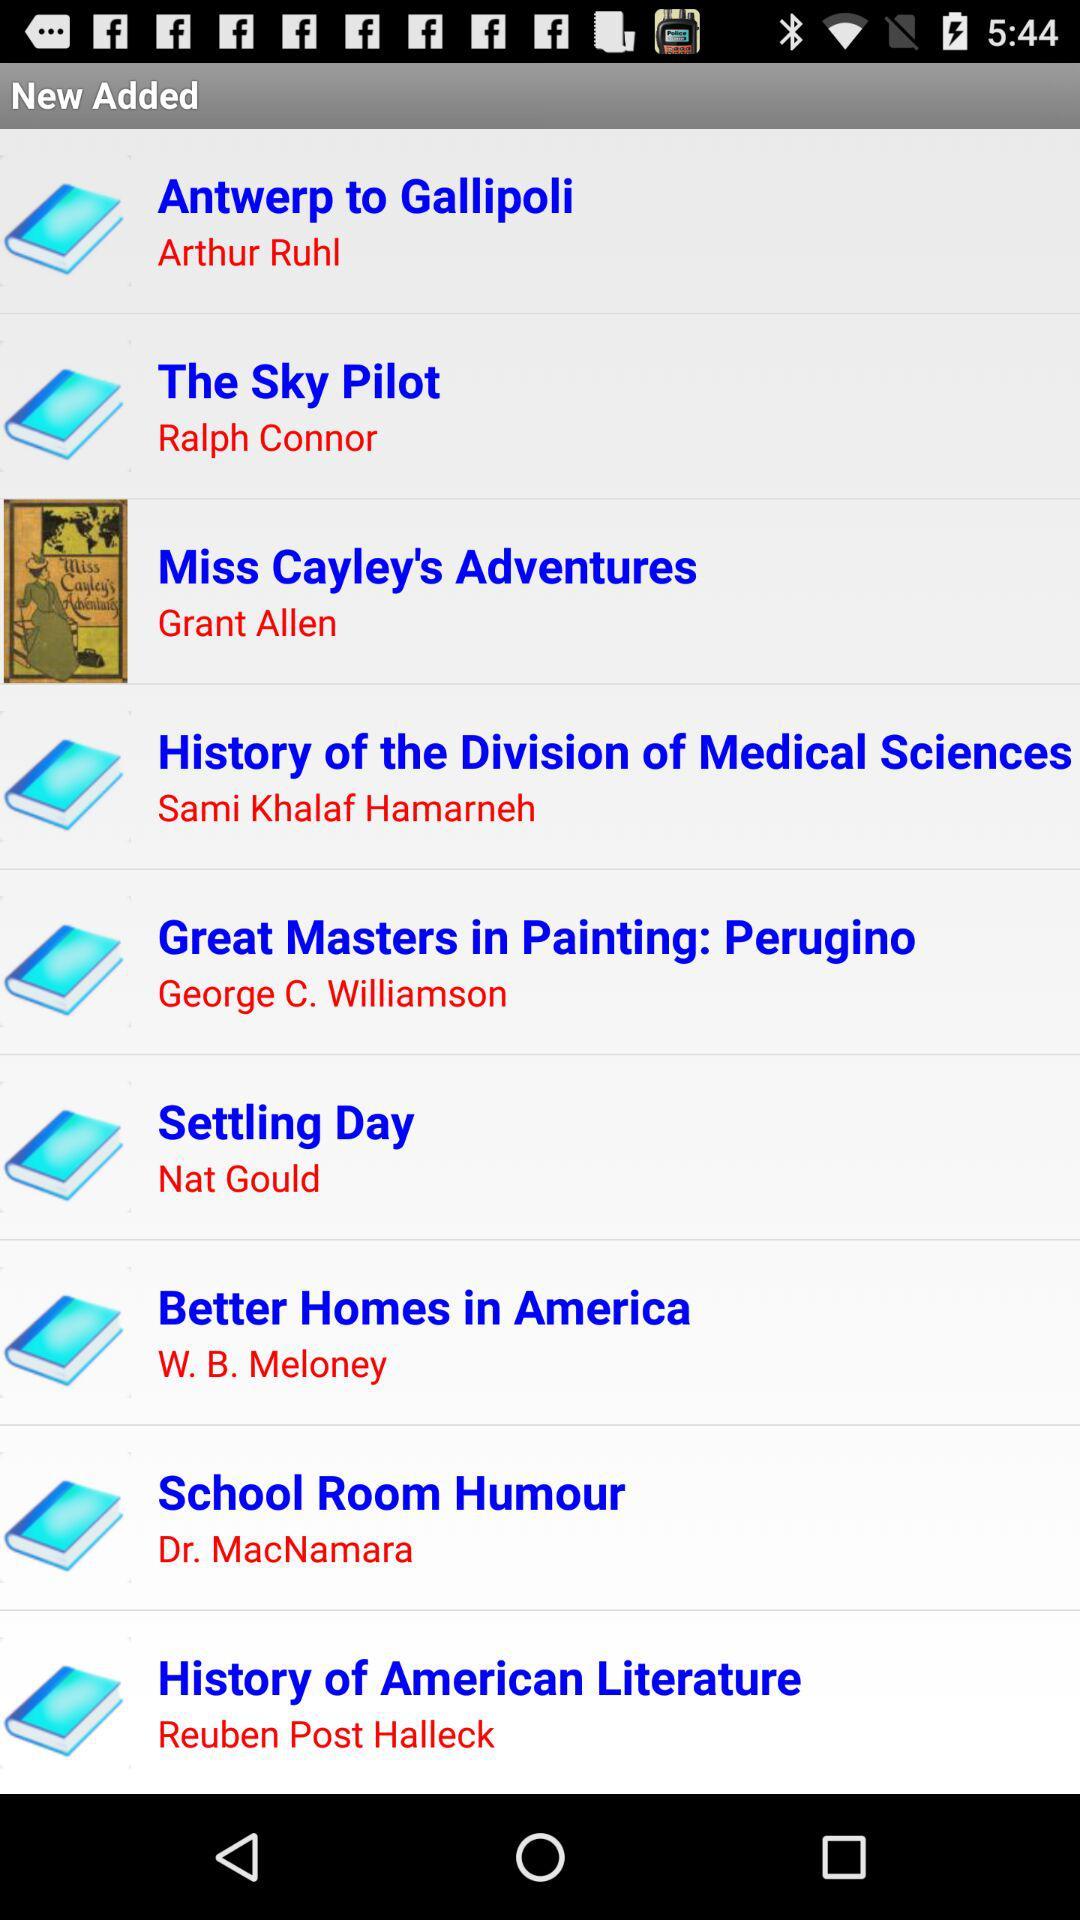  What do you see at coordinates (325, 1733) in the screenshot?
I see `the app below the history of american icon` at bounding box center [325, 1733].